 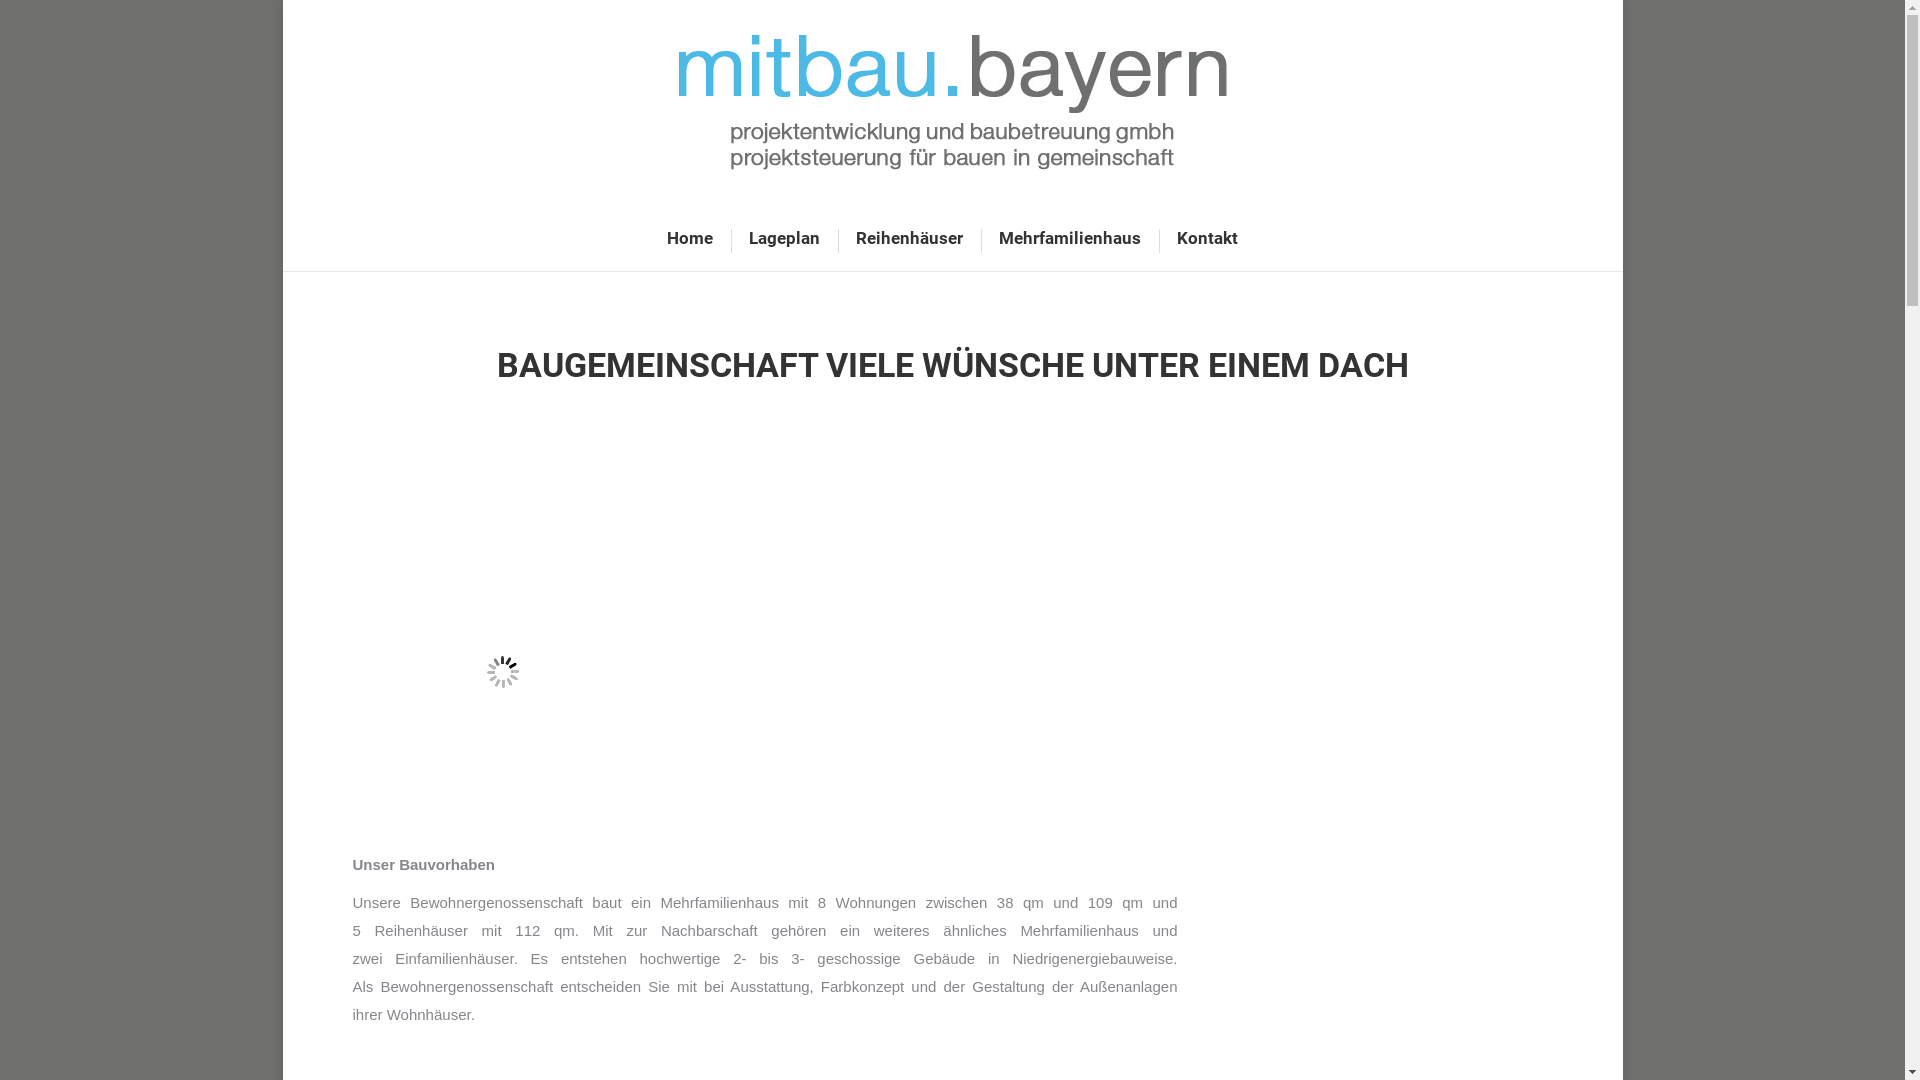 I want to click on 'Mehrfamilienhaus', so click(x=1069, y=237).